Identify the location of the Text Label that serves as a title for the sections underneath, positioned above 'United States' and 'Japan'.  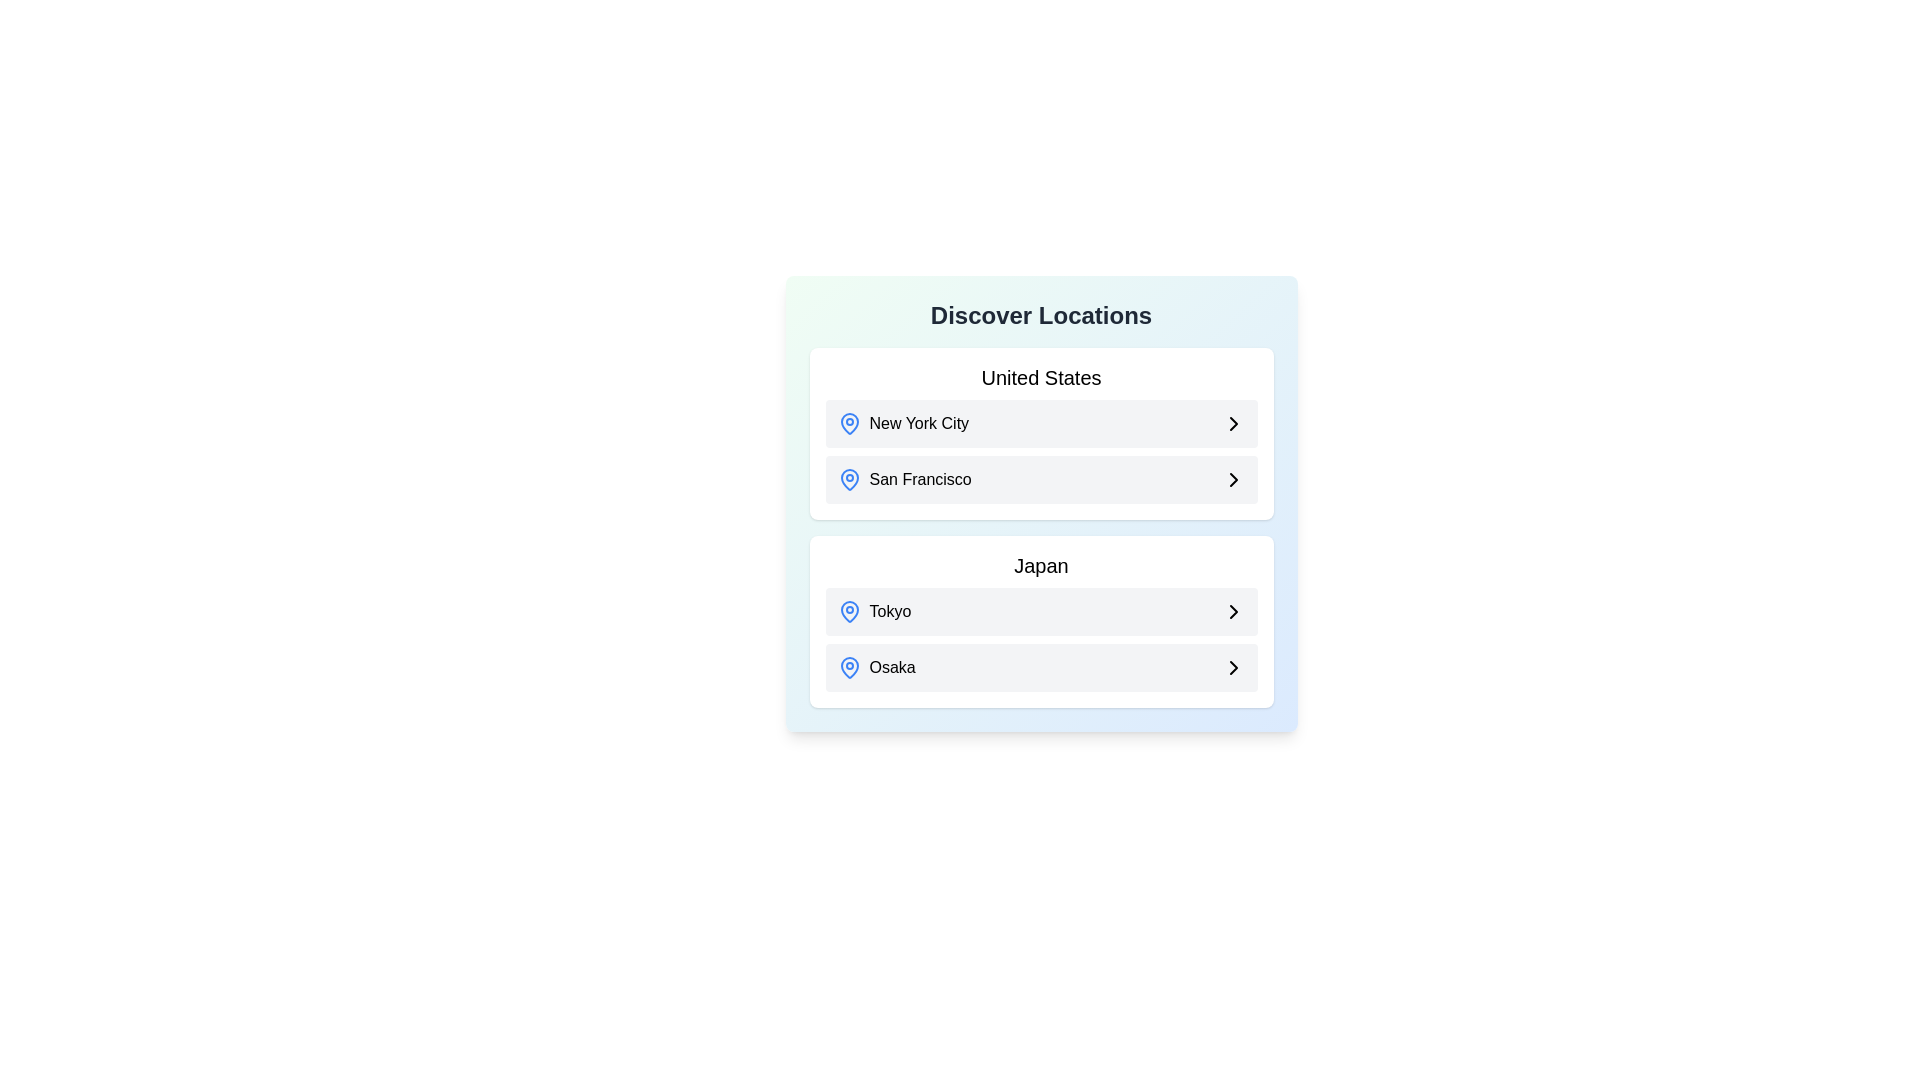
(1040, 315).